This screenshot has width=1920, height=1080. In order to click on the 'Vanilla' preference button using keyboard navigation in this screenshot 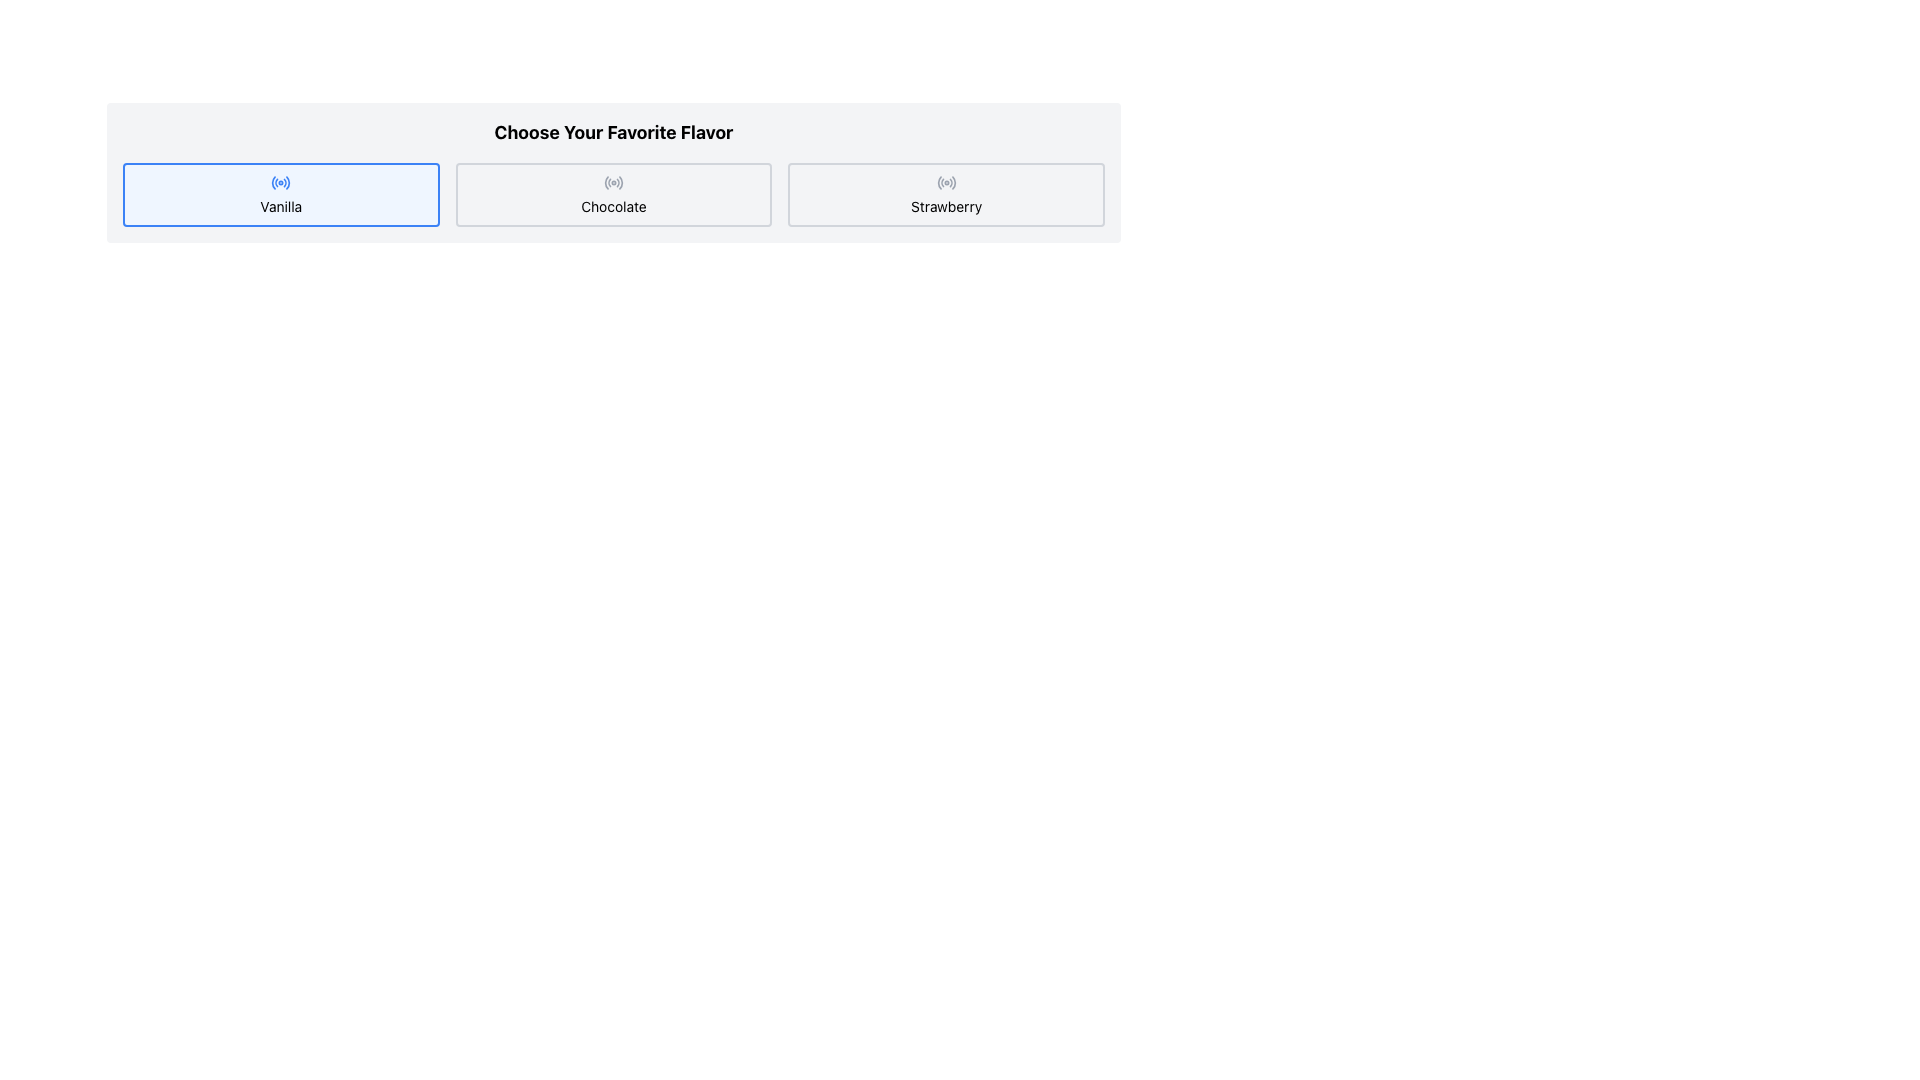, I will do `click(280, 195)`.